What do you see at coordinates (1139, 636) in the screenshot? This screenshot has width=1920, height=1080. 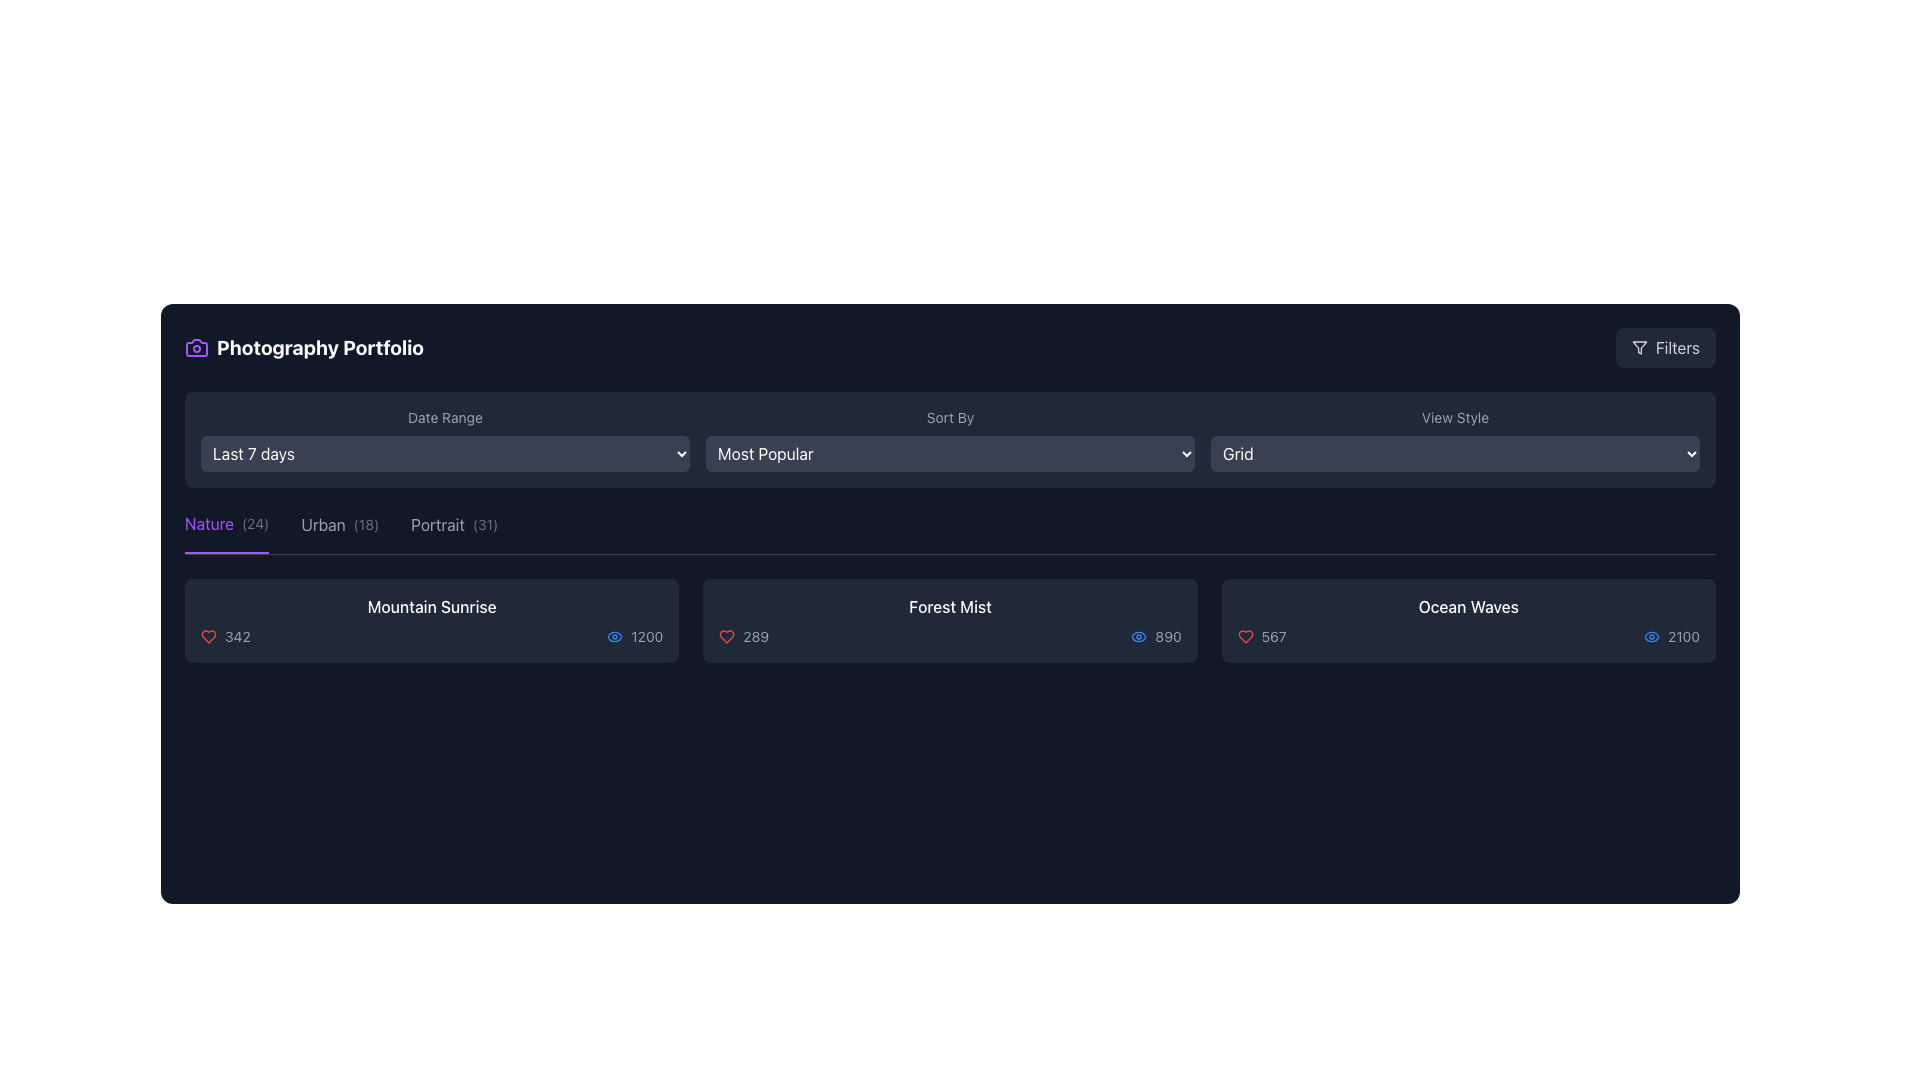 I see `the visibility indicator icon located in the 'Forest Mist' card, situated to the left of the numeric label '890' and to the right of the heart icon` at bounding box center [1139, 636].